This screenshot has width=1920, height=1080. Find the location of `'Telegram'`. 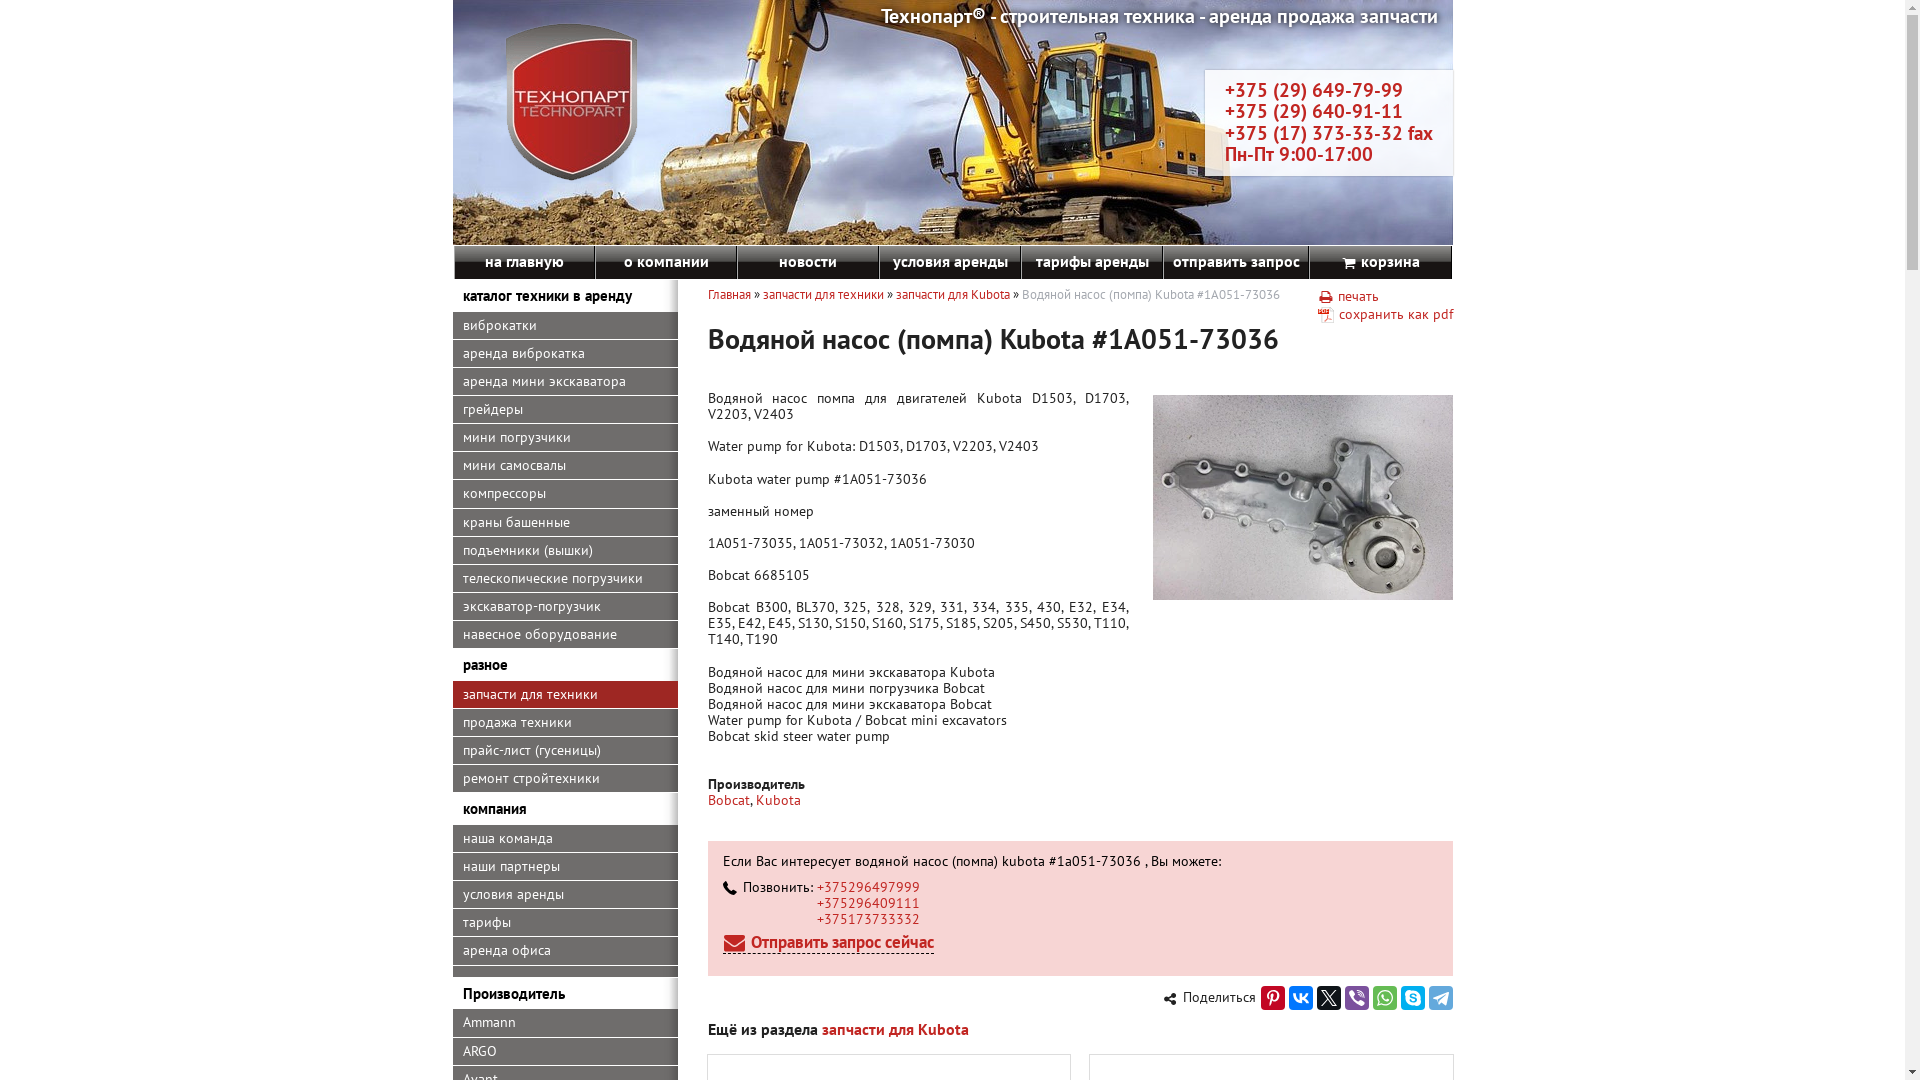

'Telegram' is located at coordinates (1440, 998).